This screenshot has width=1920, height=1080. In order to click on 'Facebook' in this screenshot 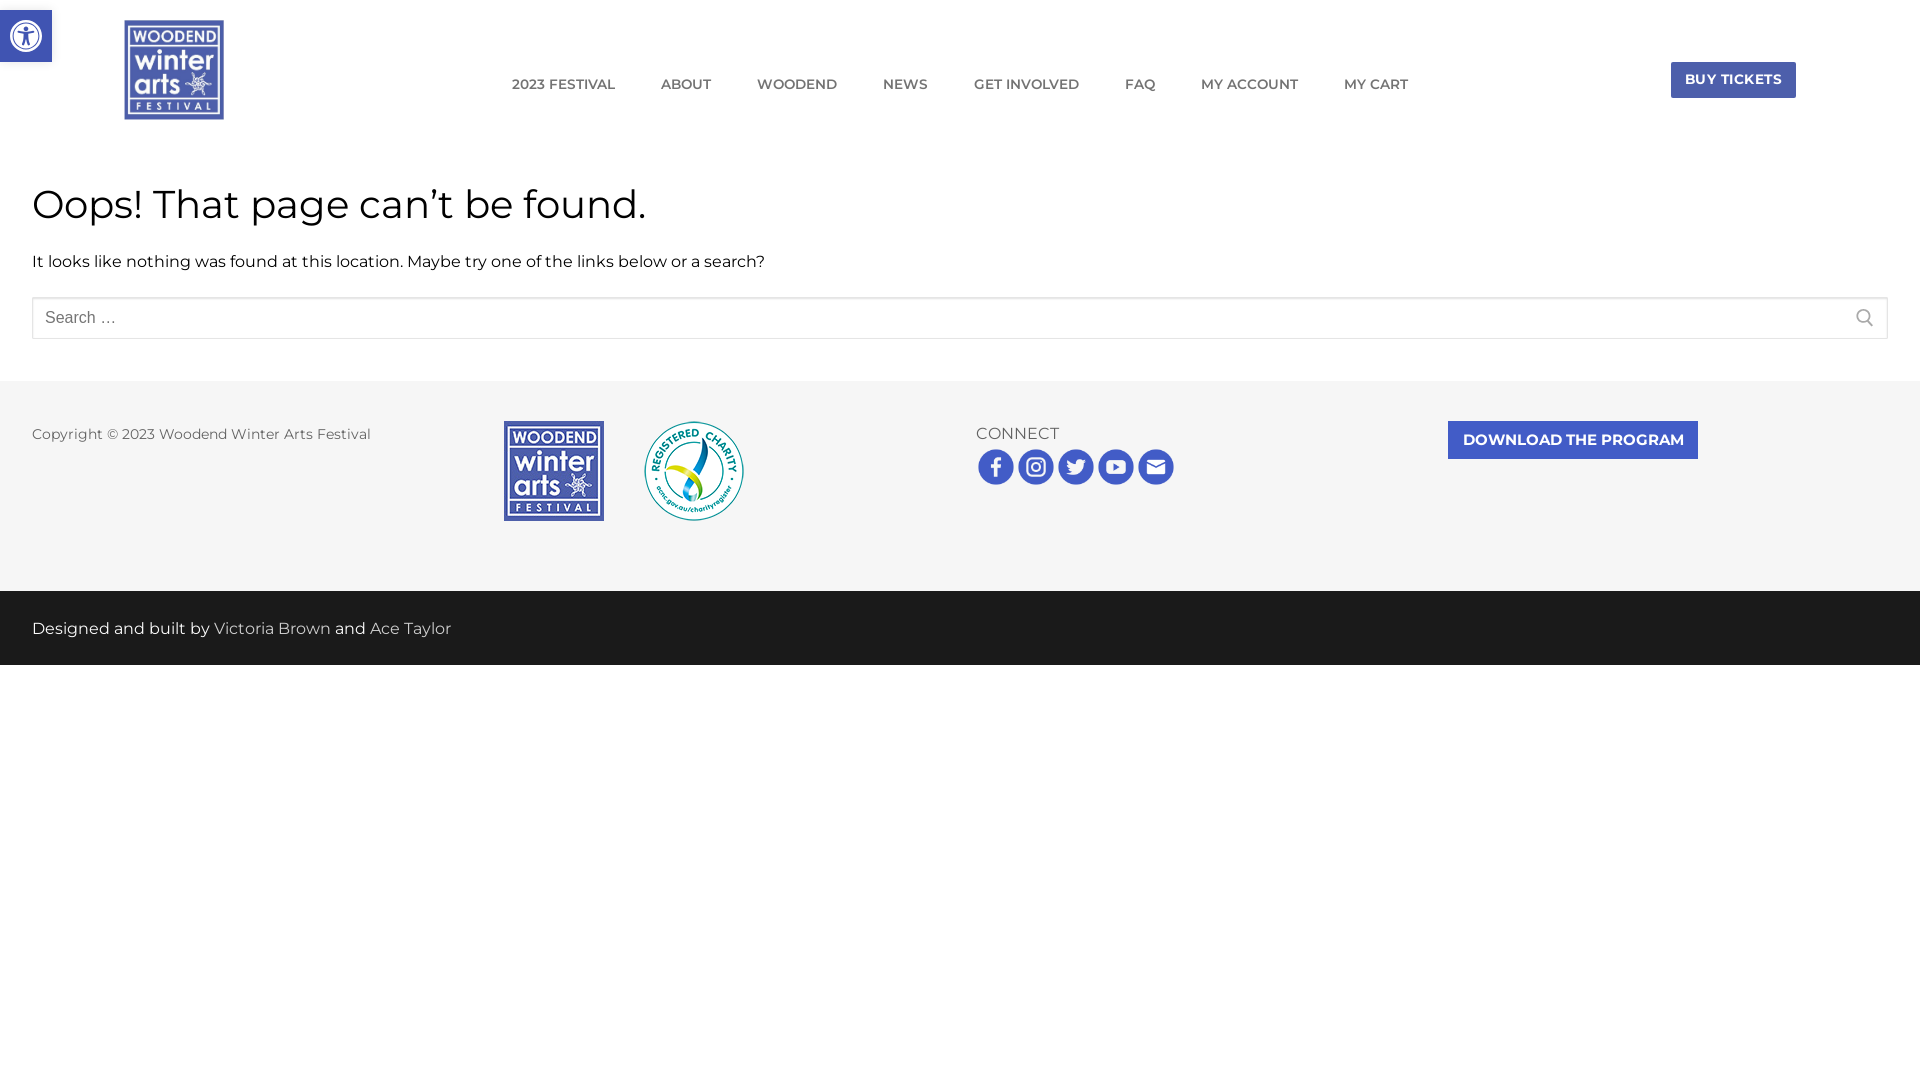, I will do `click(996, 481)`.